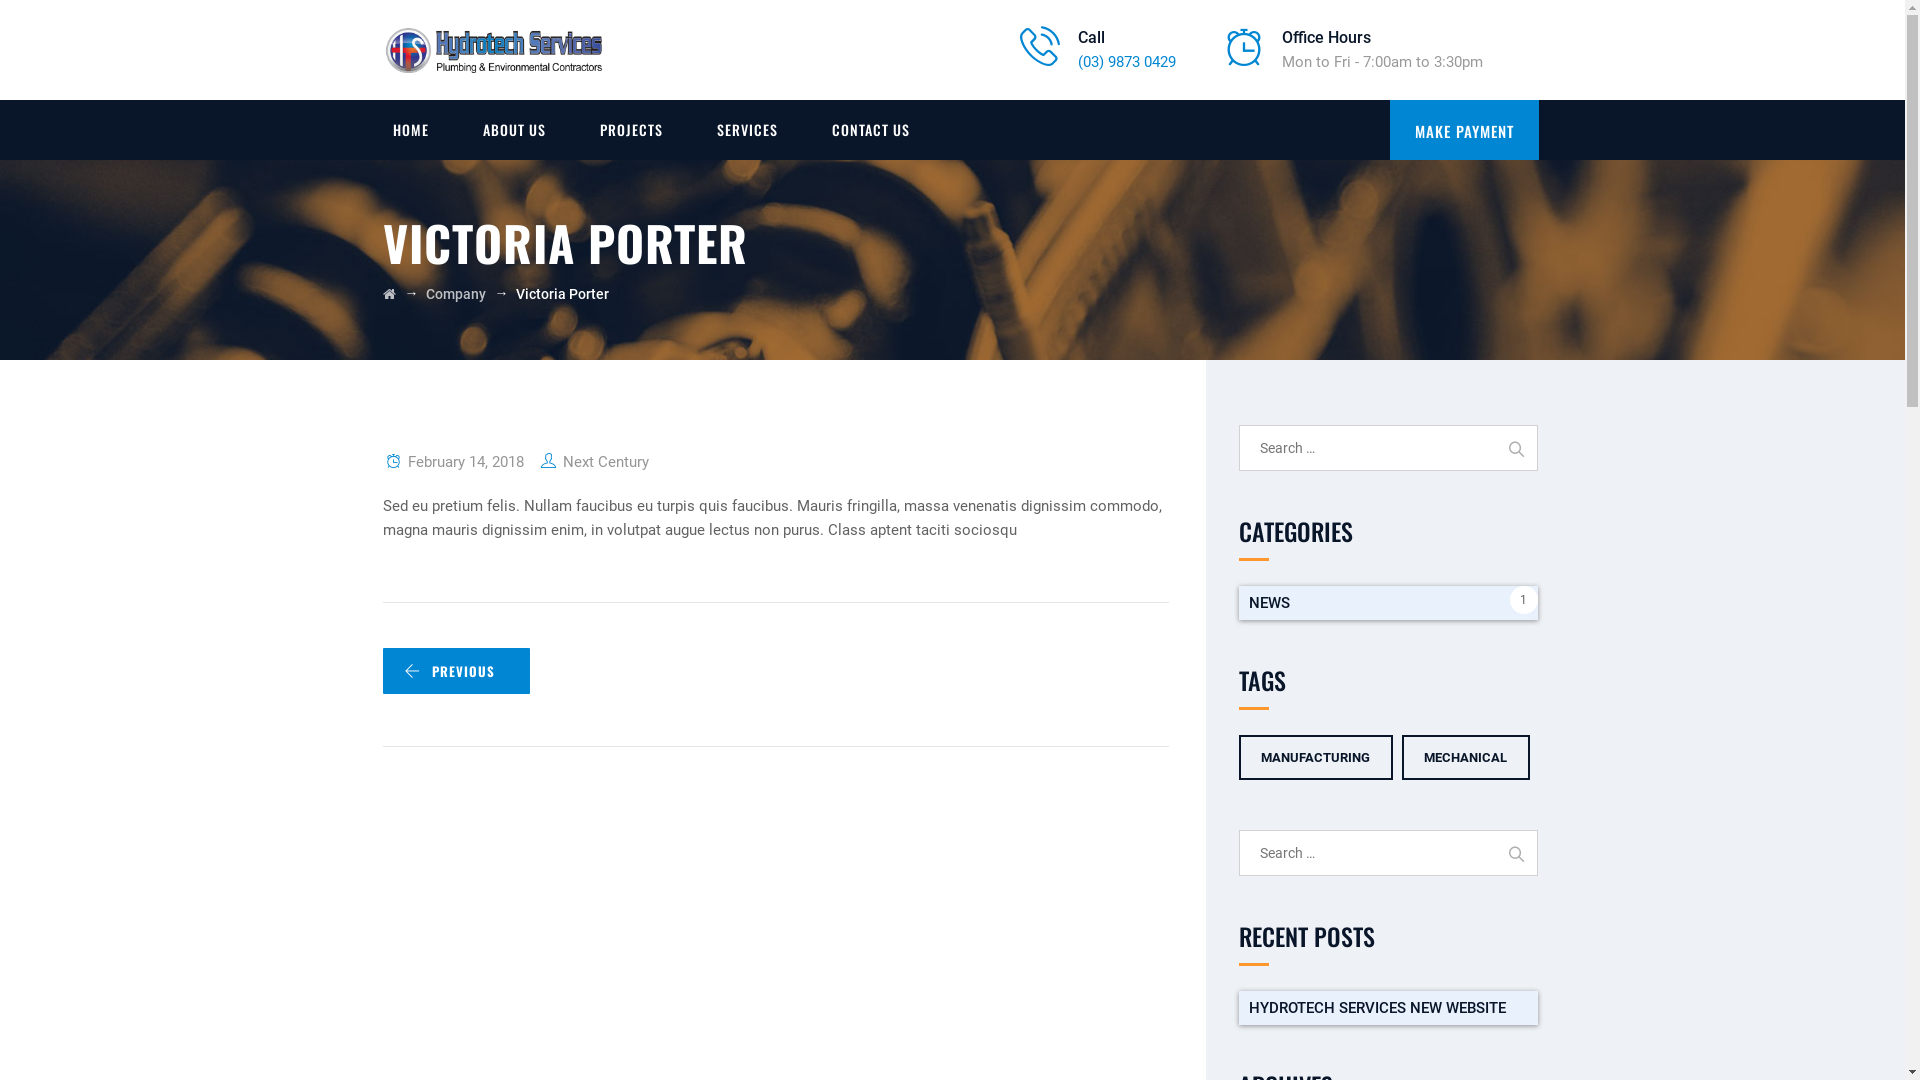 The width and height of the screenshot is (1920, 1080). What do you see at coordinates (455, 293) in the screenshot?
I see `'Company'` at bounding box center [455, 293].